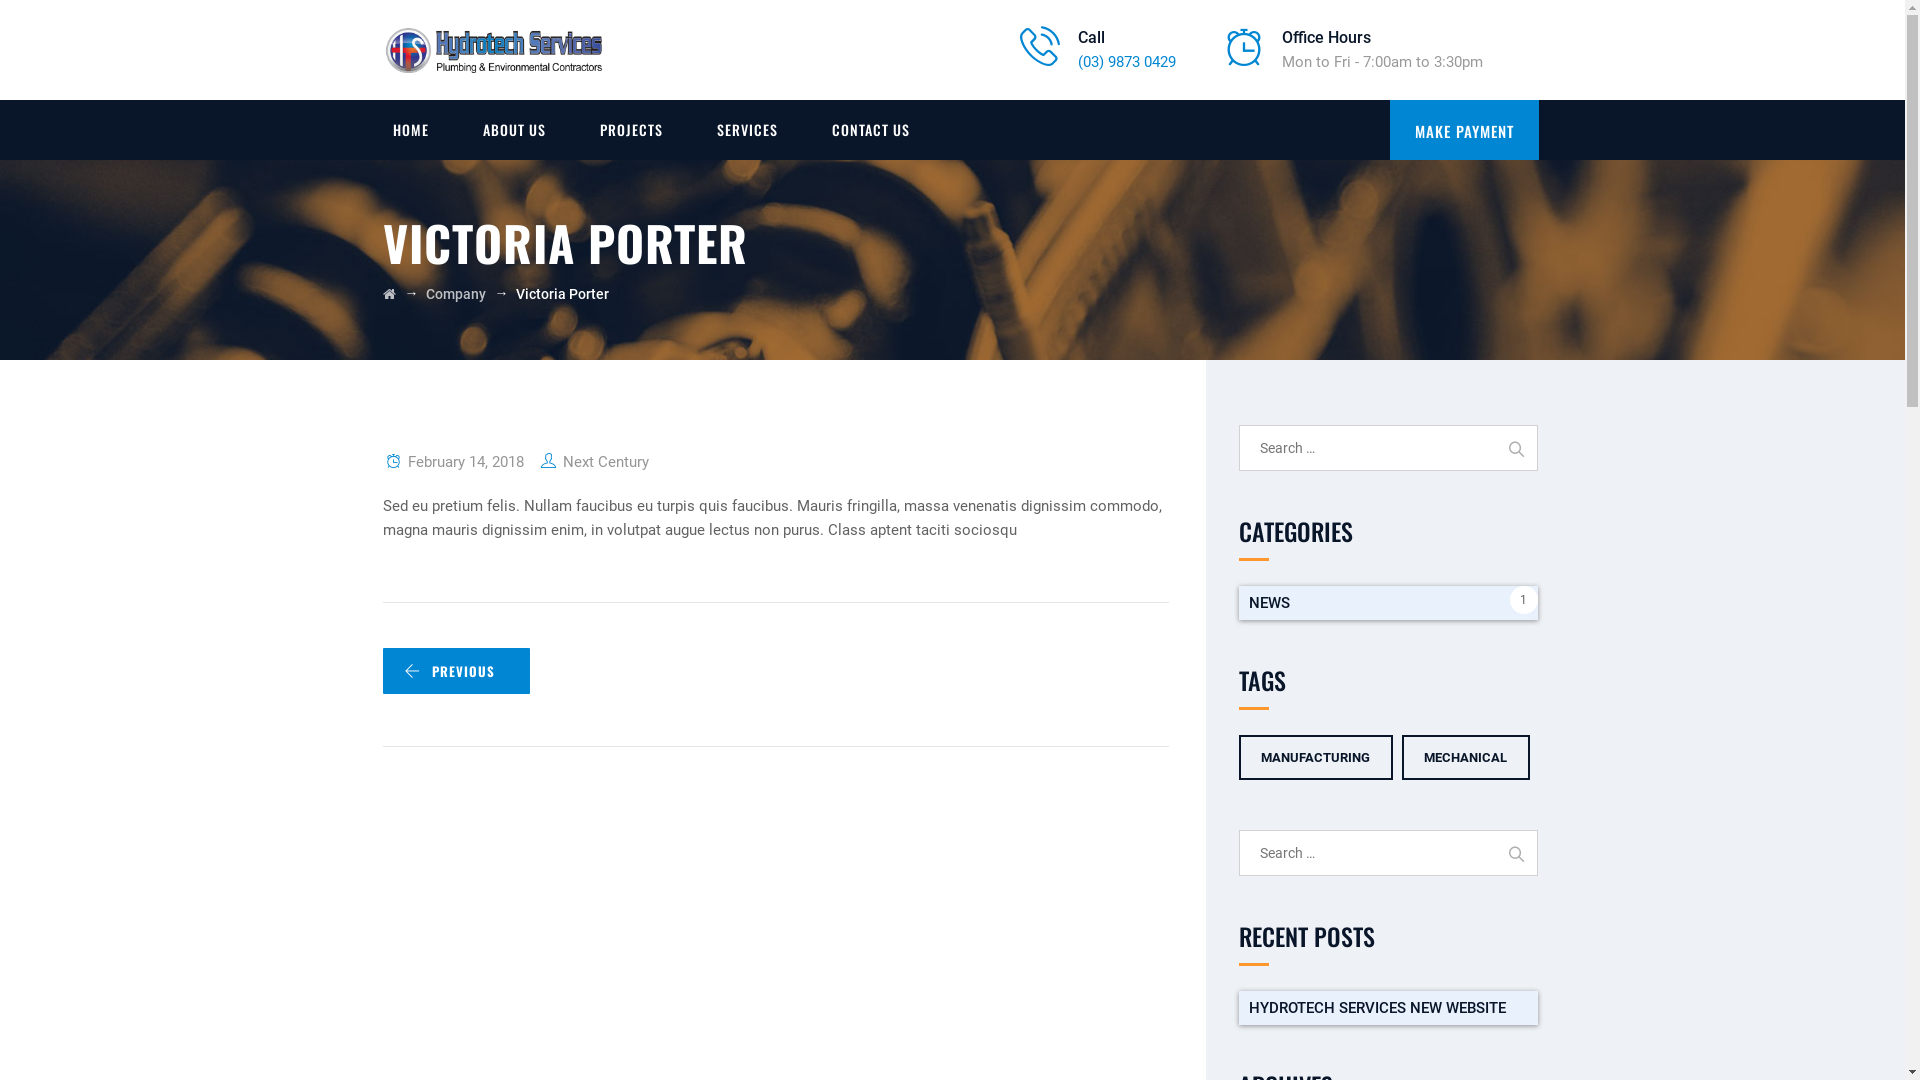 The width and height of the screenshot is (1920, 1080). What do you see at coordinates (455, 293) in the screenshot?
I see `'Company'` at bounding box center [455, 293].